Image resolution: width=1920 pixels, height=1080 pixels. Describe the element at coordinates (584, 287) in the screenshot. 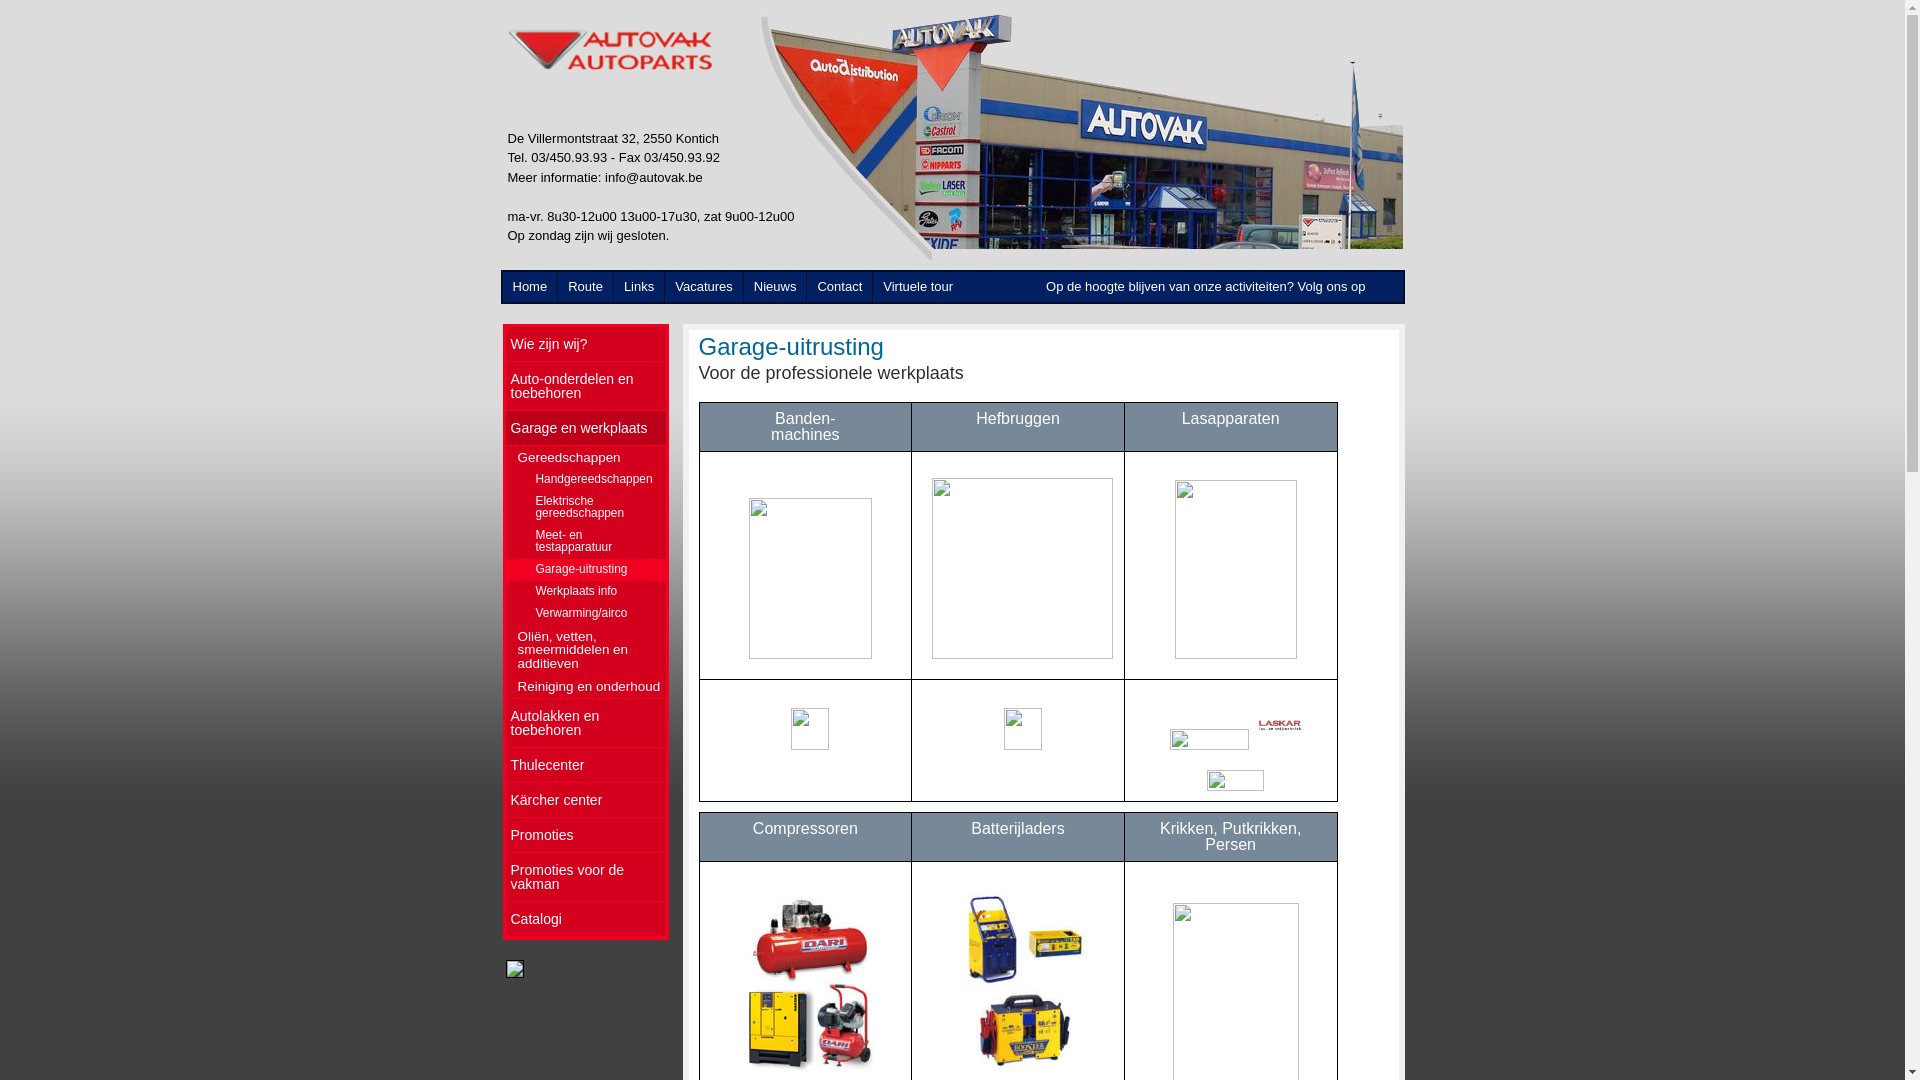

I see `'Route'` at that location.